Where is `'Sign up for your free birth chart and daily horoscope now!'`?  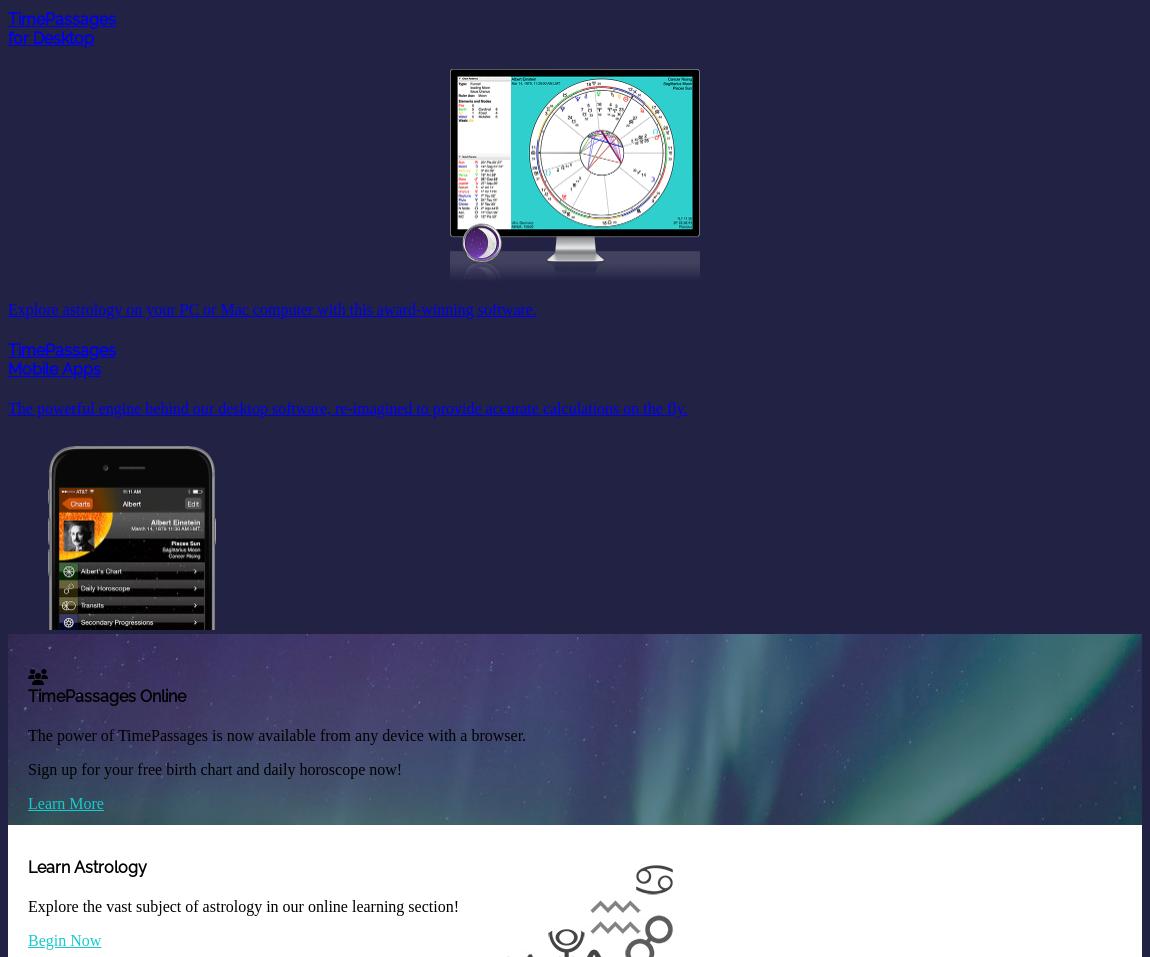 'Sign up for your free birth chart and daily horoscope now!' is located at coordinates (214, 767).